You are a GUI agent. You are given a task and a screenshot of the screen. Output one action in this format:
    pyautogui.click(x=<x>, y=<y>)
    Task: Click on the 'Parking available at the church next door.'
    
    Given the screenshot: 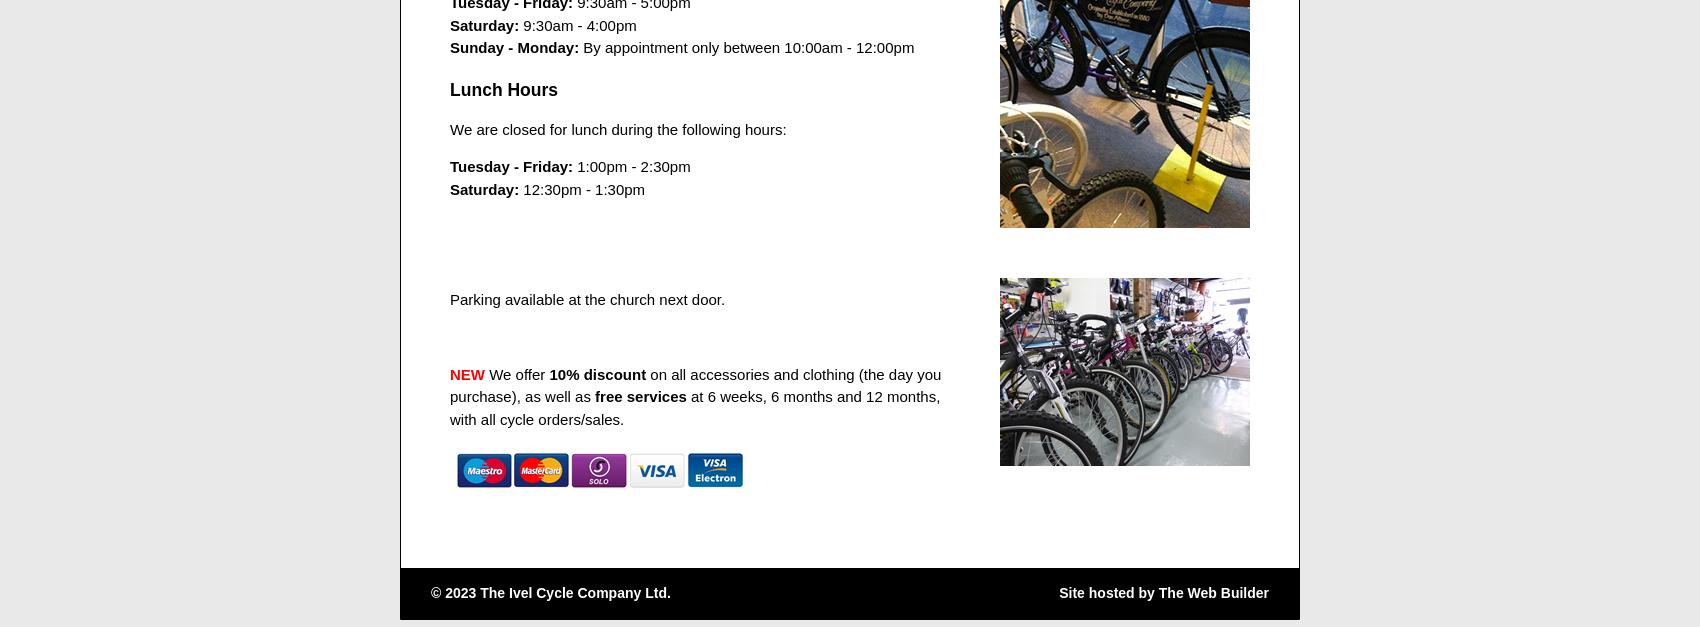 What is the action you would take?
    pyautogui.click(x=586, y=297)
    